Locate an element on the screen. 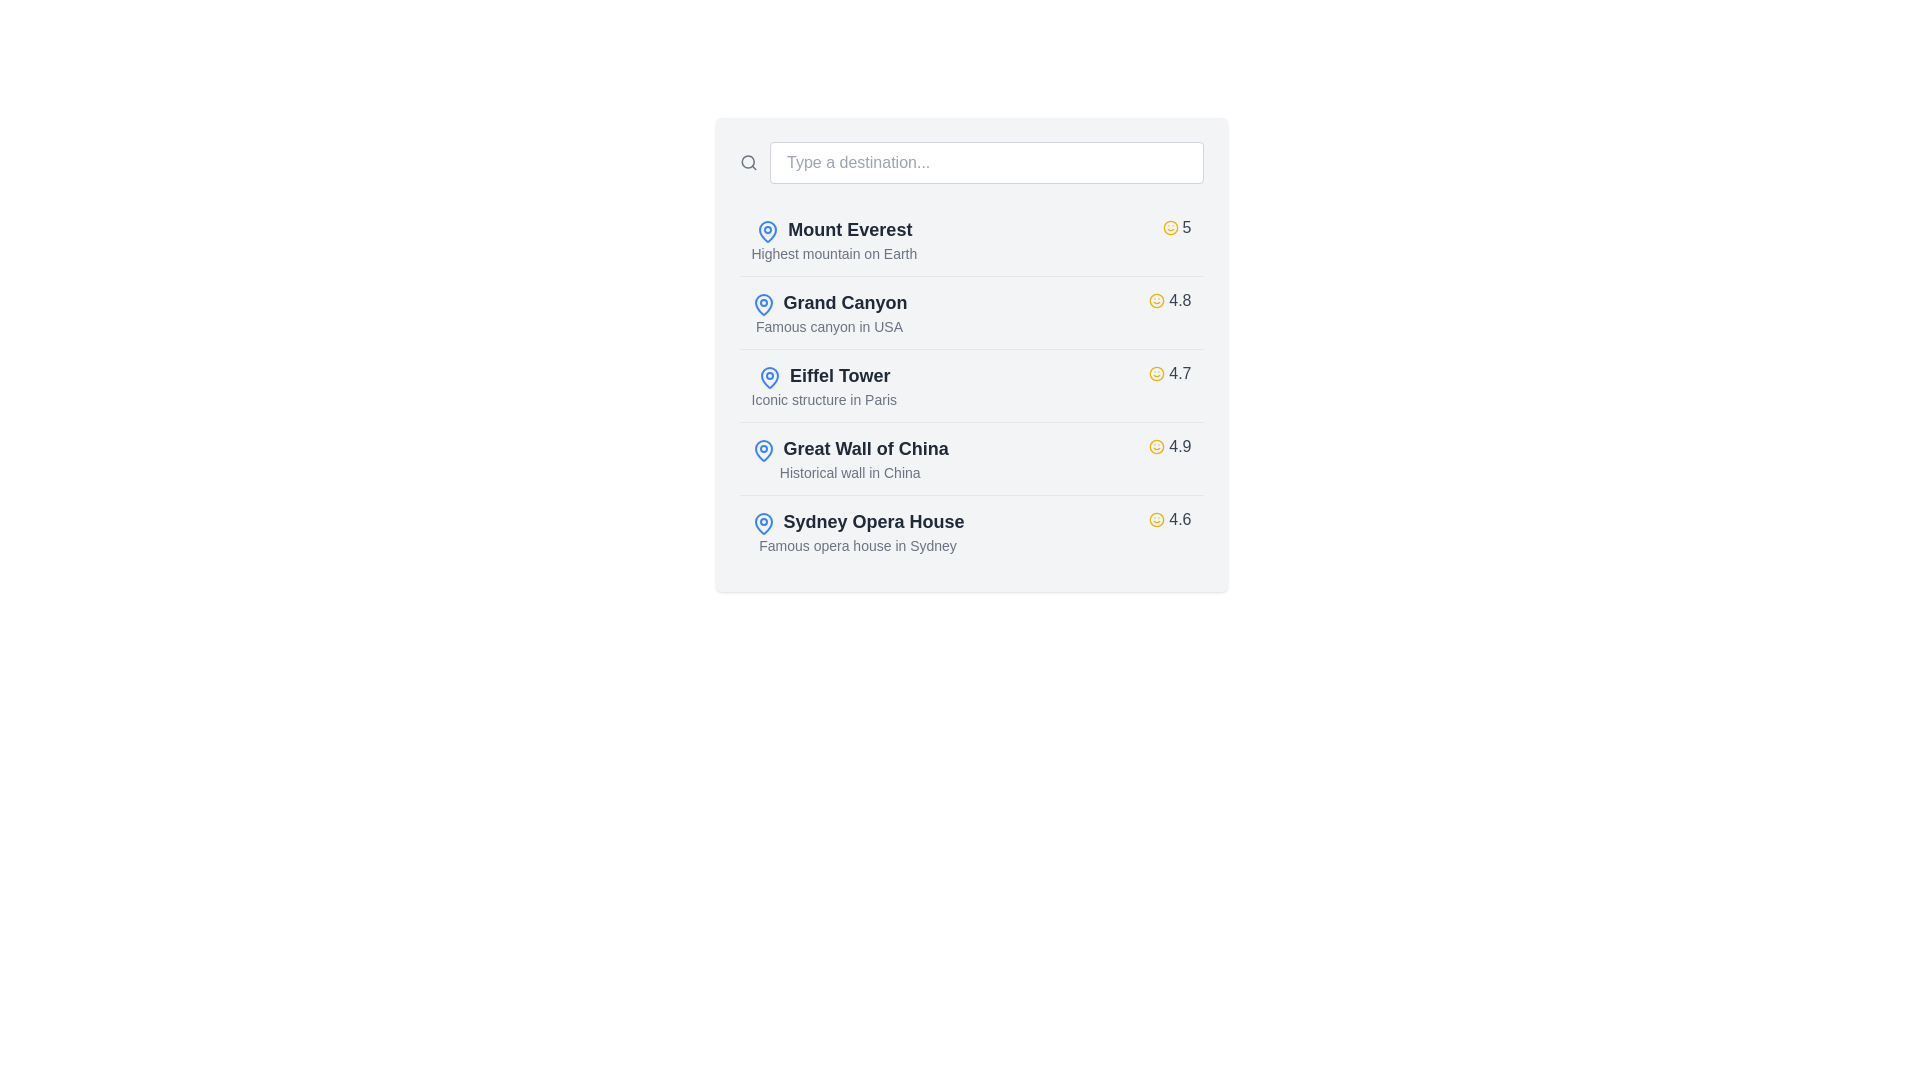 This screenshot has height=1080, width=1920. the Search Icon, which is located next to the text input box labeled 'Type a destination...'. This icon functions as a button to trigger search functionality is located at coordinates (747, 161).